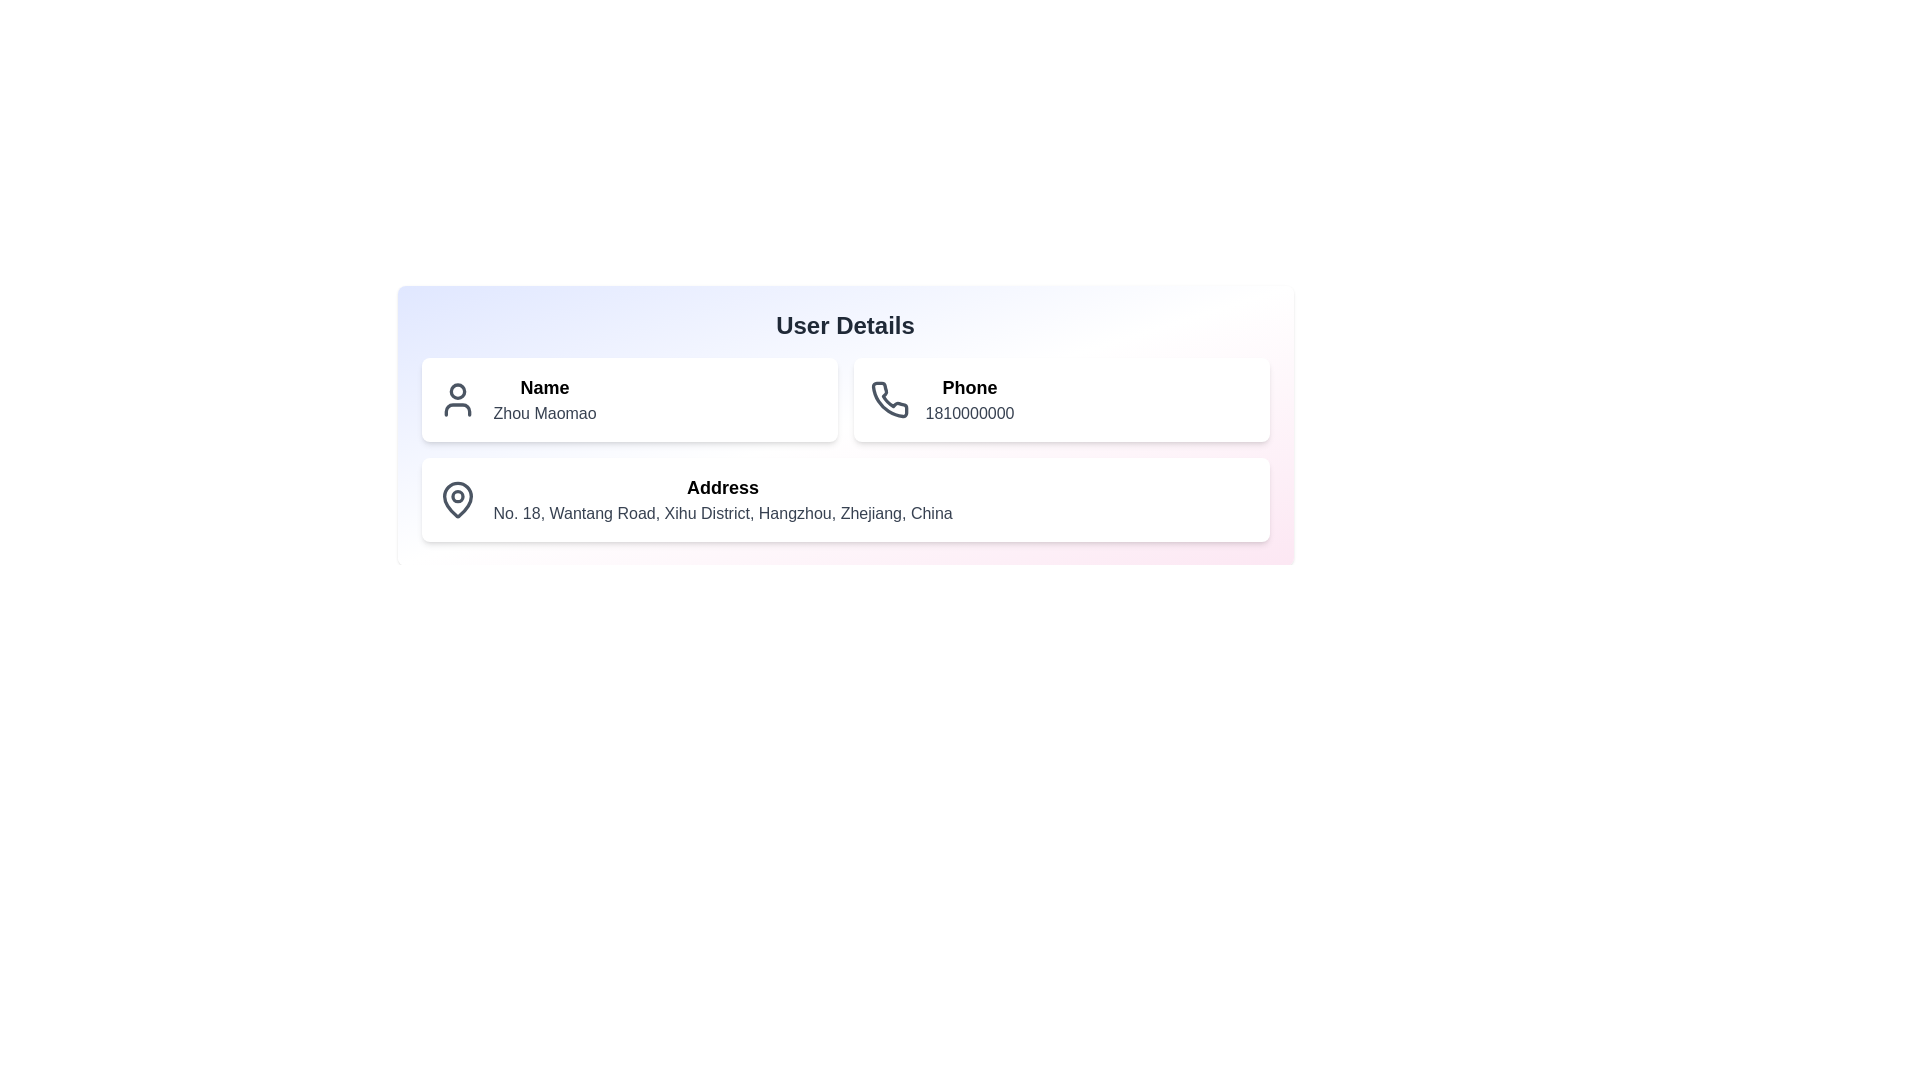 This screenshot has height=1080, width=1920. What do you see at coordinates (969, 388) in the screenshot?
I see `the Text Label indicating the phone number in the user details panel, located at the top right section above the phone number text` at bounding box center [969, 388].